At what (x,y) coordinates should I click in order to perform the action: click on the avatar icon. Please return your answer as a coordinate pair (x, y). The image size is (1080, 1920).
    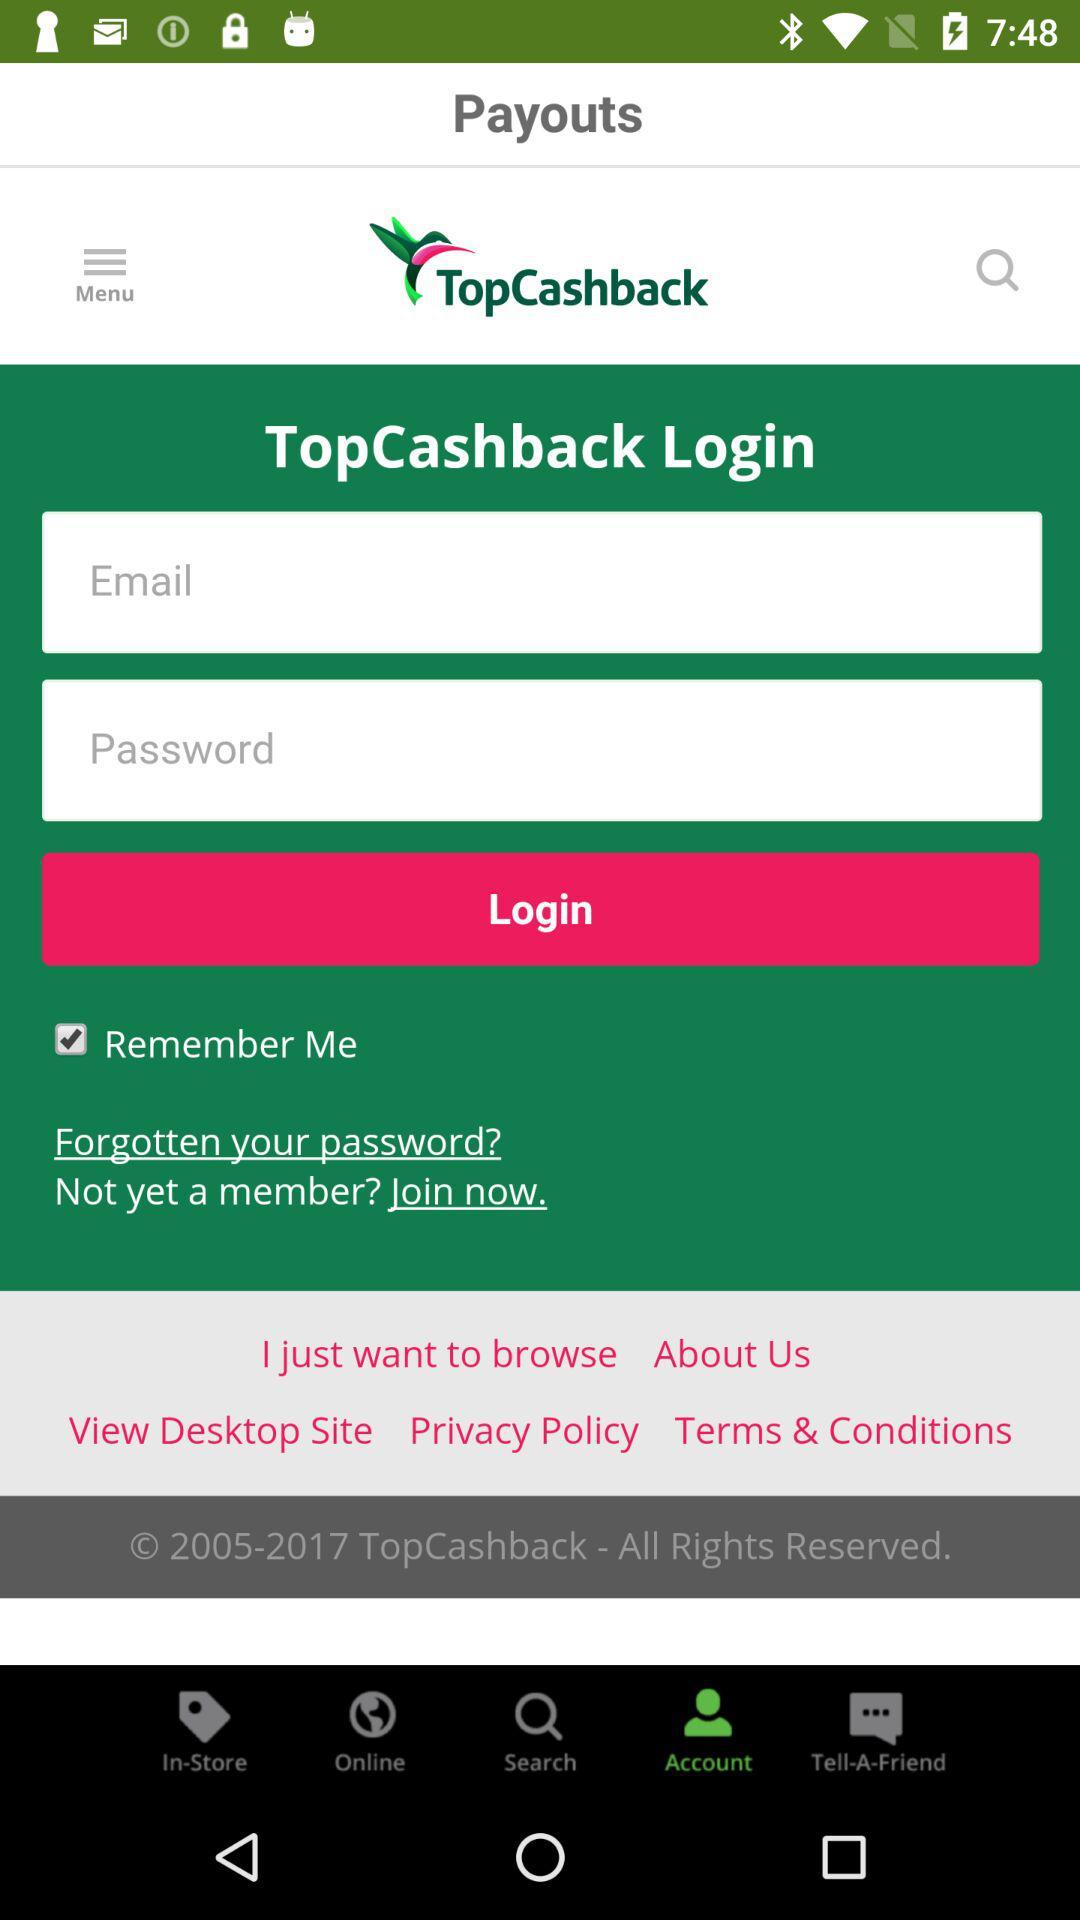
    Looking at the image, I should click on (707, 1728).